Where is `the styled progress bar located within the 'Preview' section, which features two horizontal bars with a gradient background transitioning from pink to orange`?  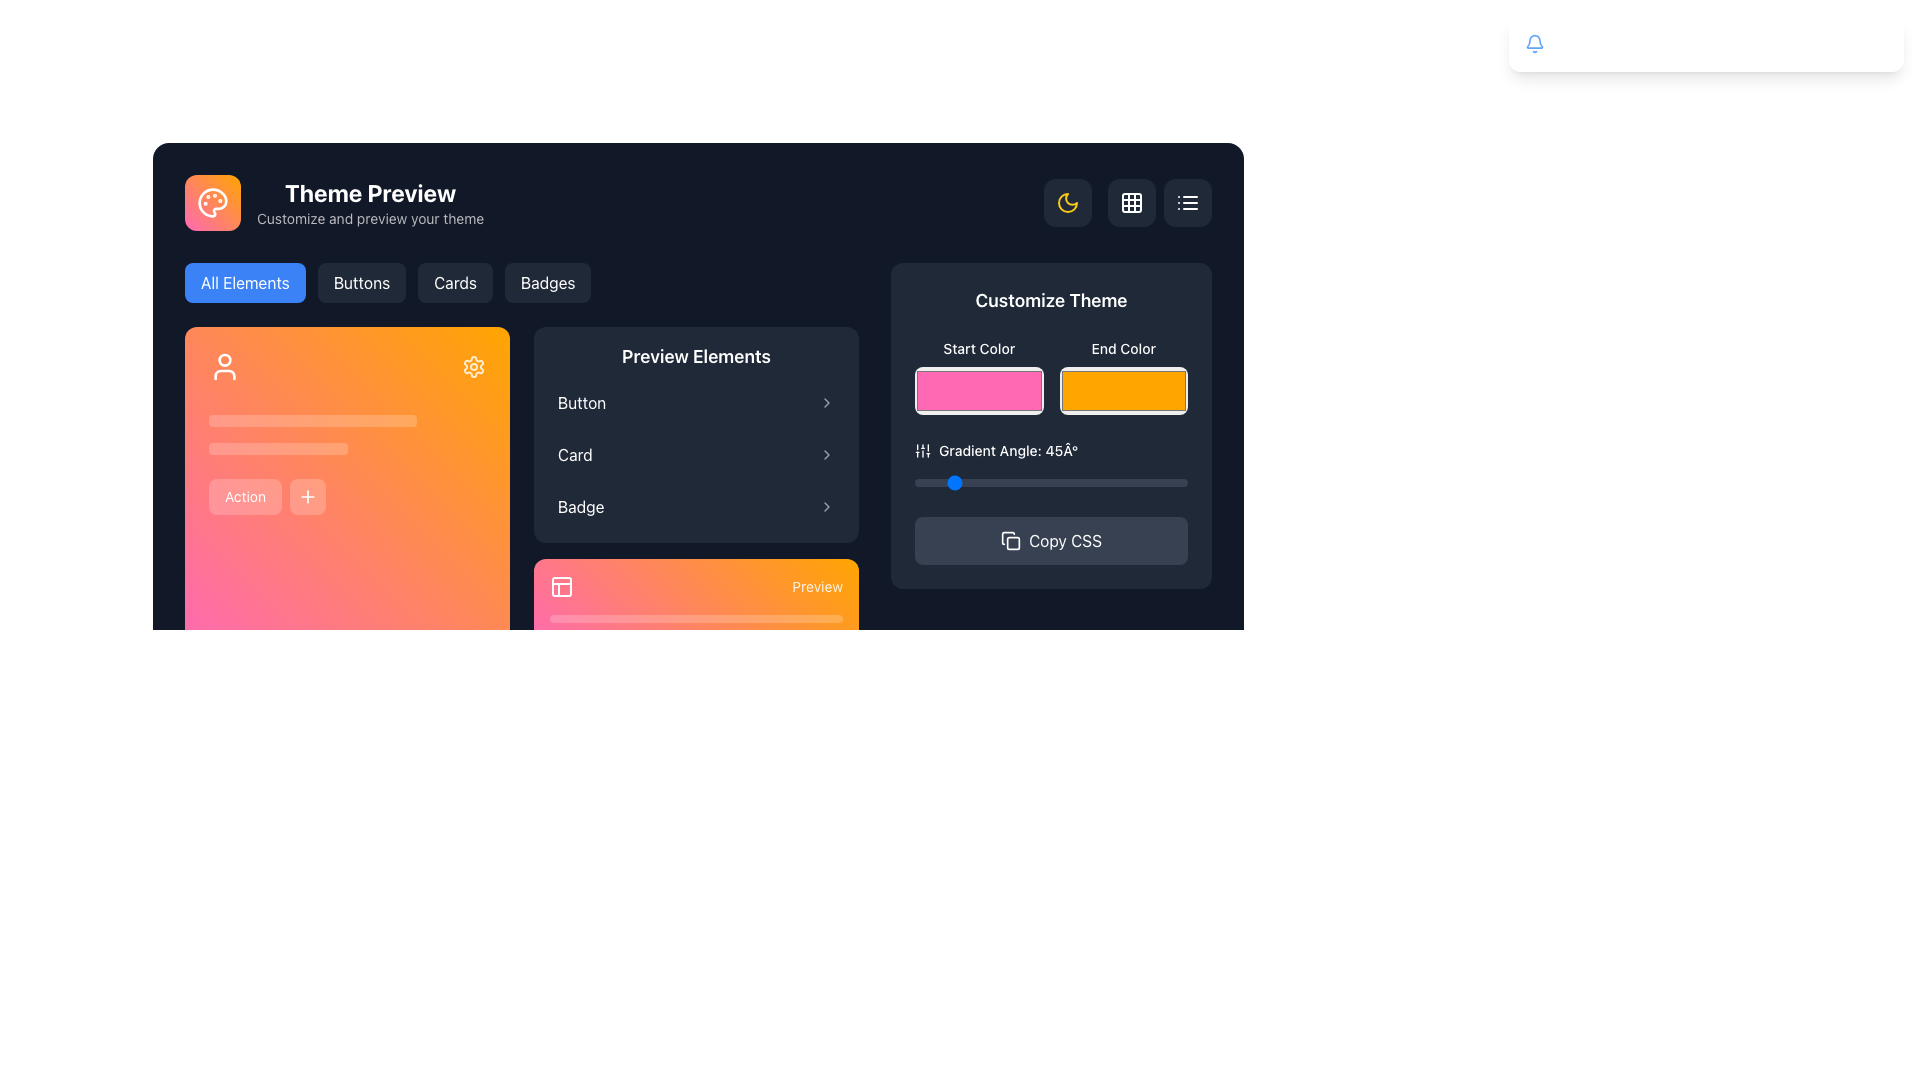
the styled progress bar located within the 'Preview' section, which features two horizontal bars with a gradient background transitioning from pink to orange is located at coordinates (696, 626).